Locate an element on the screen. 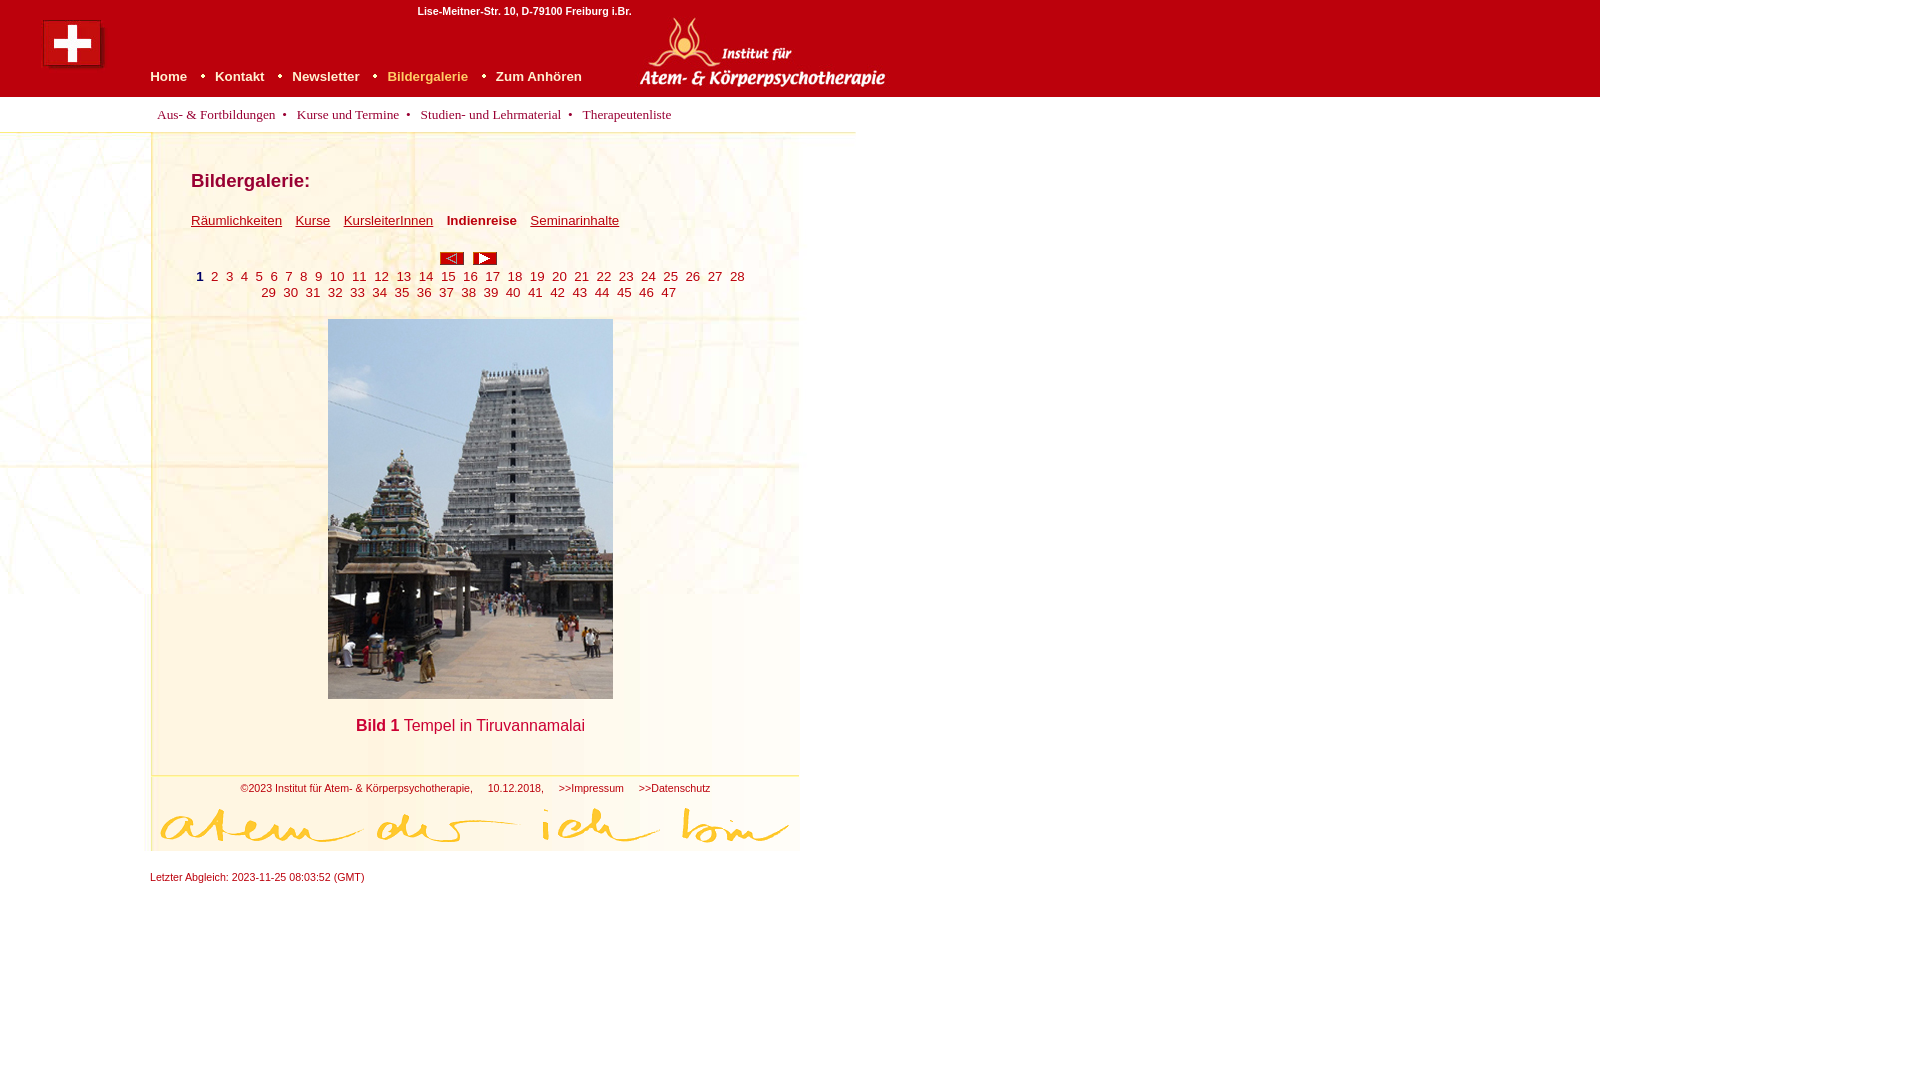 This screenshot has height=1080, width=1920. '>>Impressum' is located at coordinates (590, 786).